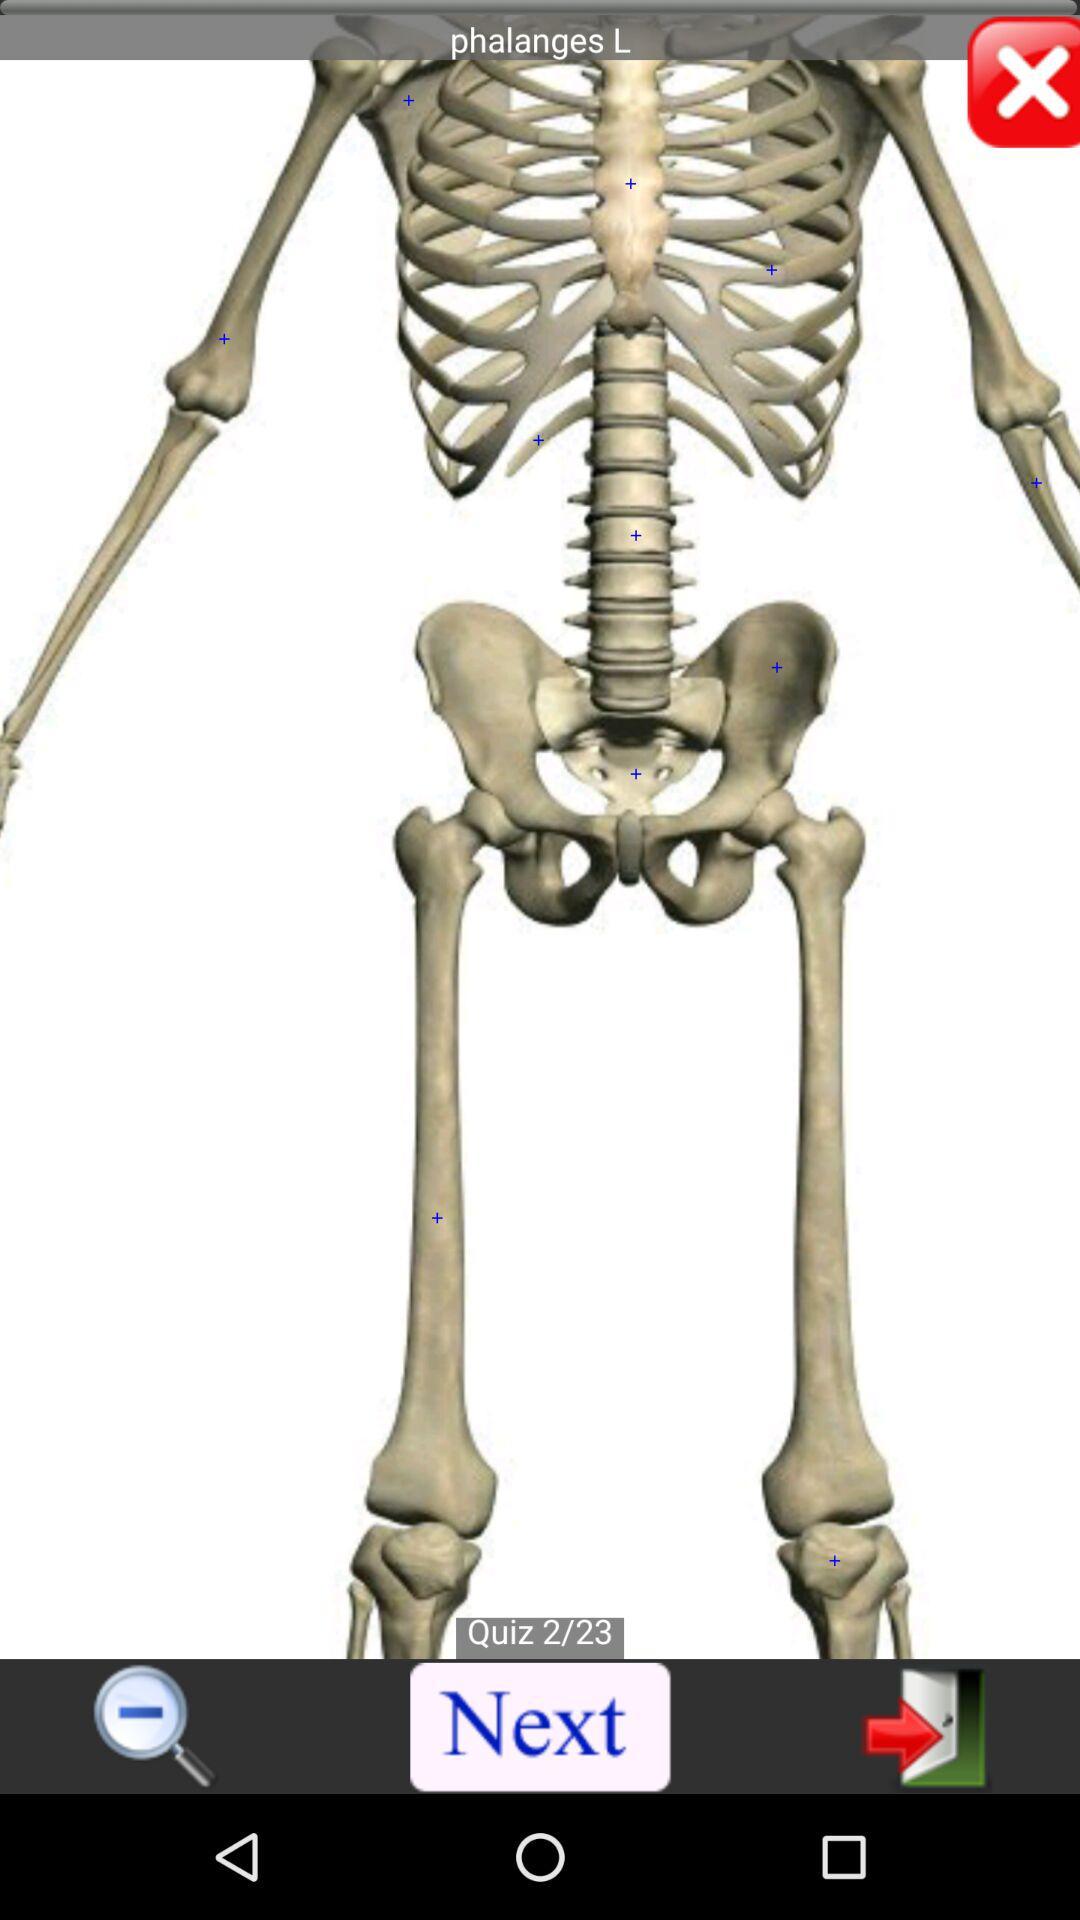 This screenshot has height=1920, width=1080. I want to click on for next, so click(926, 1725).